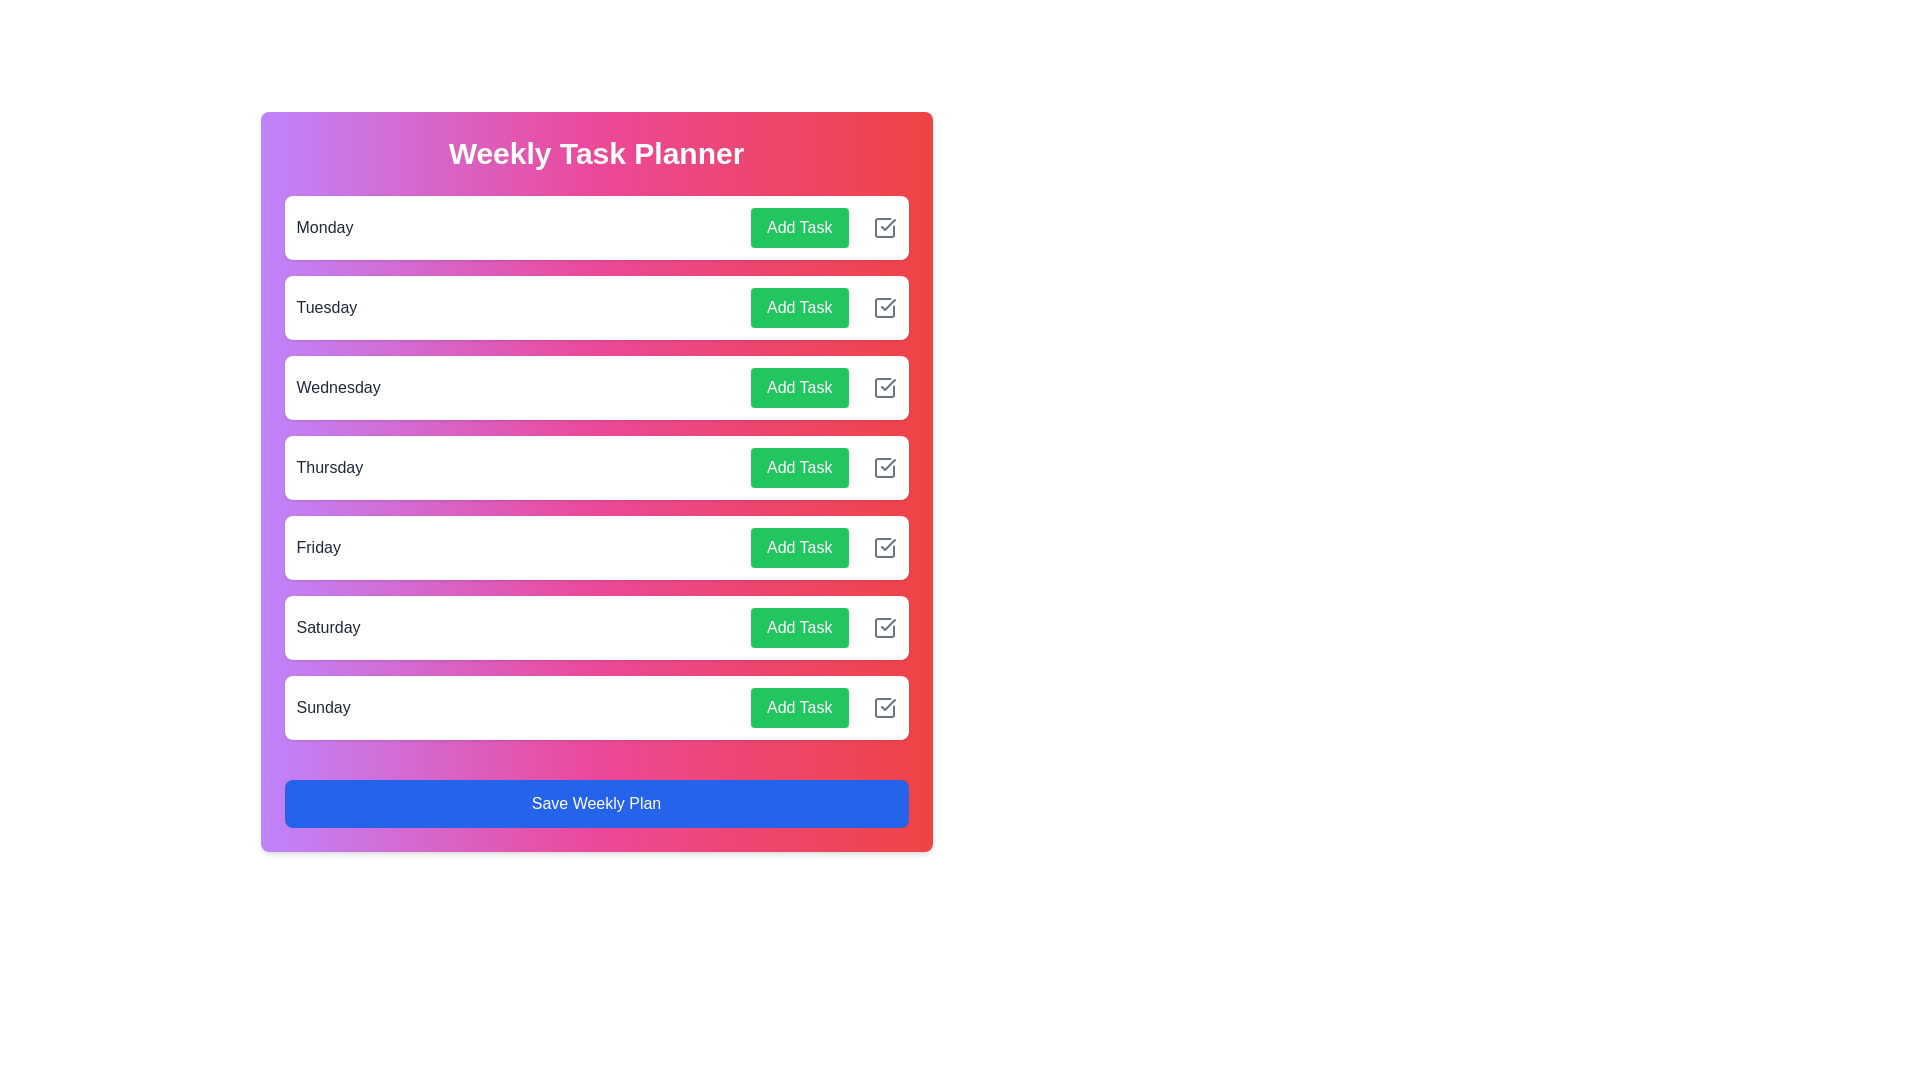 Image resolution: width=1920 pixels, height=1080 pixels. I want to click on the 'Add Task' button for Wednesday, so click(798, 388).